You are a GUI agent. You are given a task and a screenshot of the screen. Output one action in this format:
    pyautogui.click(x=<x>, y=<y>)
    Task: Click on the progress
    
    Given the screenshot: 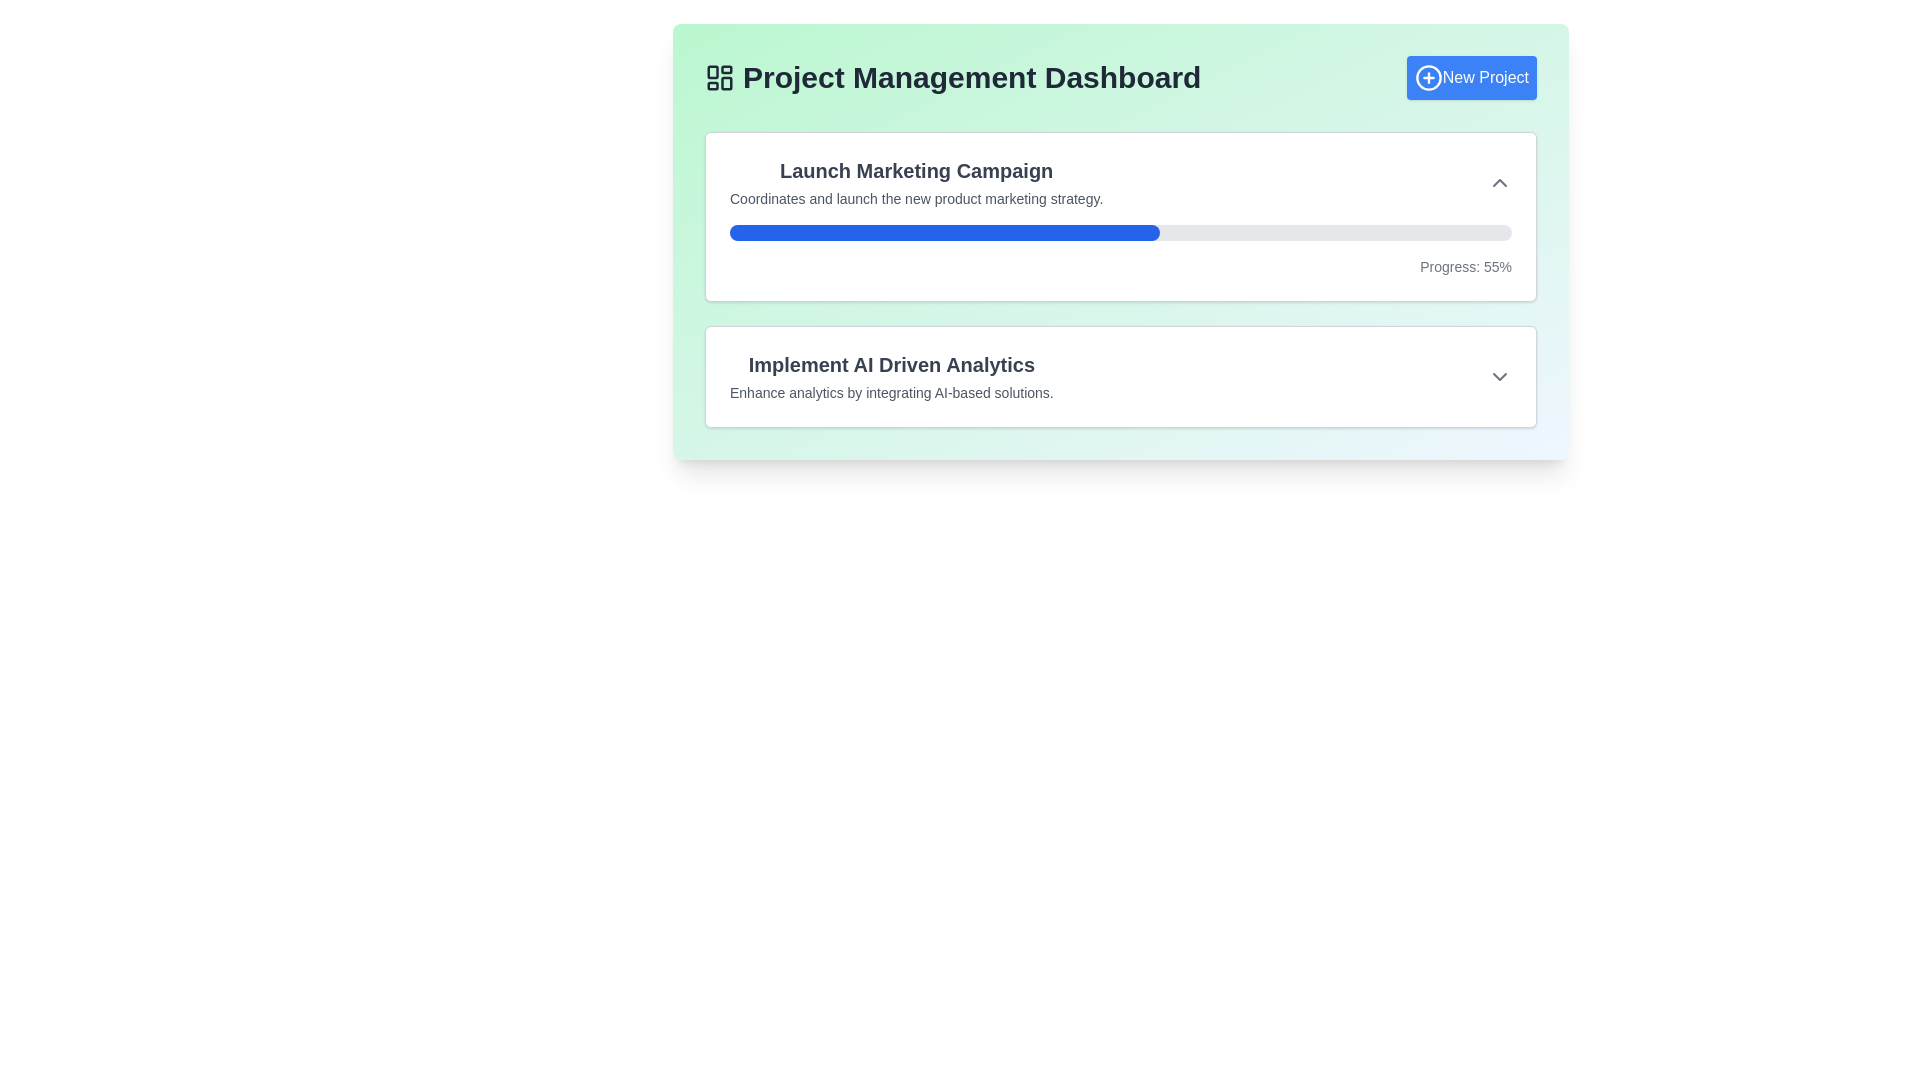 What is the action you would take?
    pyautogui.click(x=964, y=231)
    